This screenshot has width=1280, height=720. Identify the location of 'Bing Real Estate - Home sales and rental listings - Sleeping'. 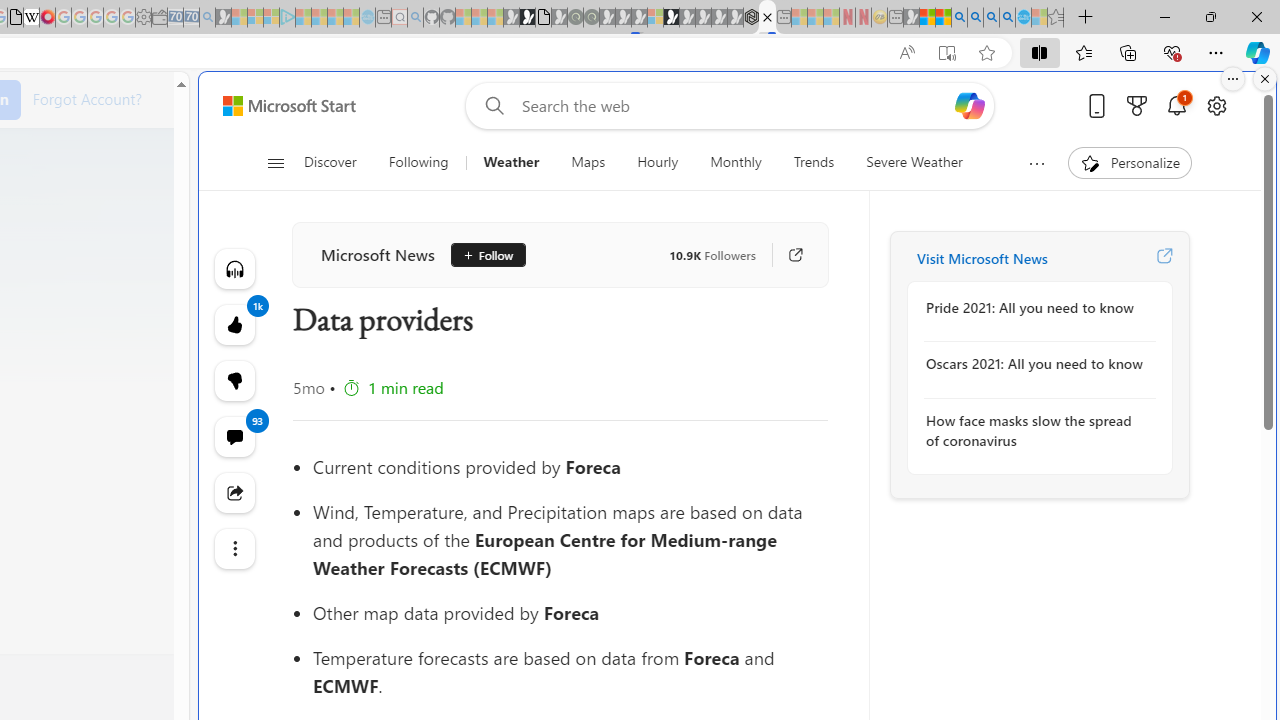
(207, 17).